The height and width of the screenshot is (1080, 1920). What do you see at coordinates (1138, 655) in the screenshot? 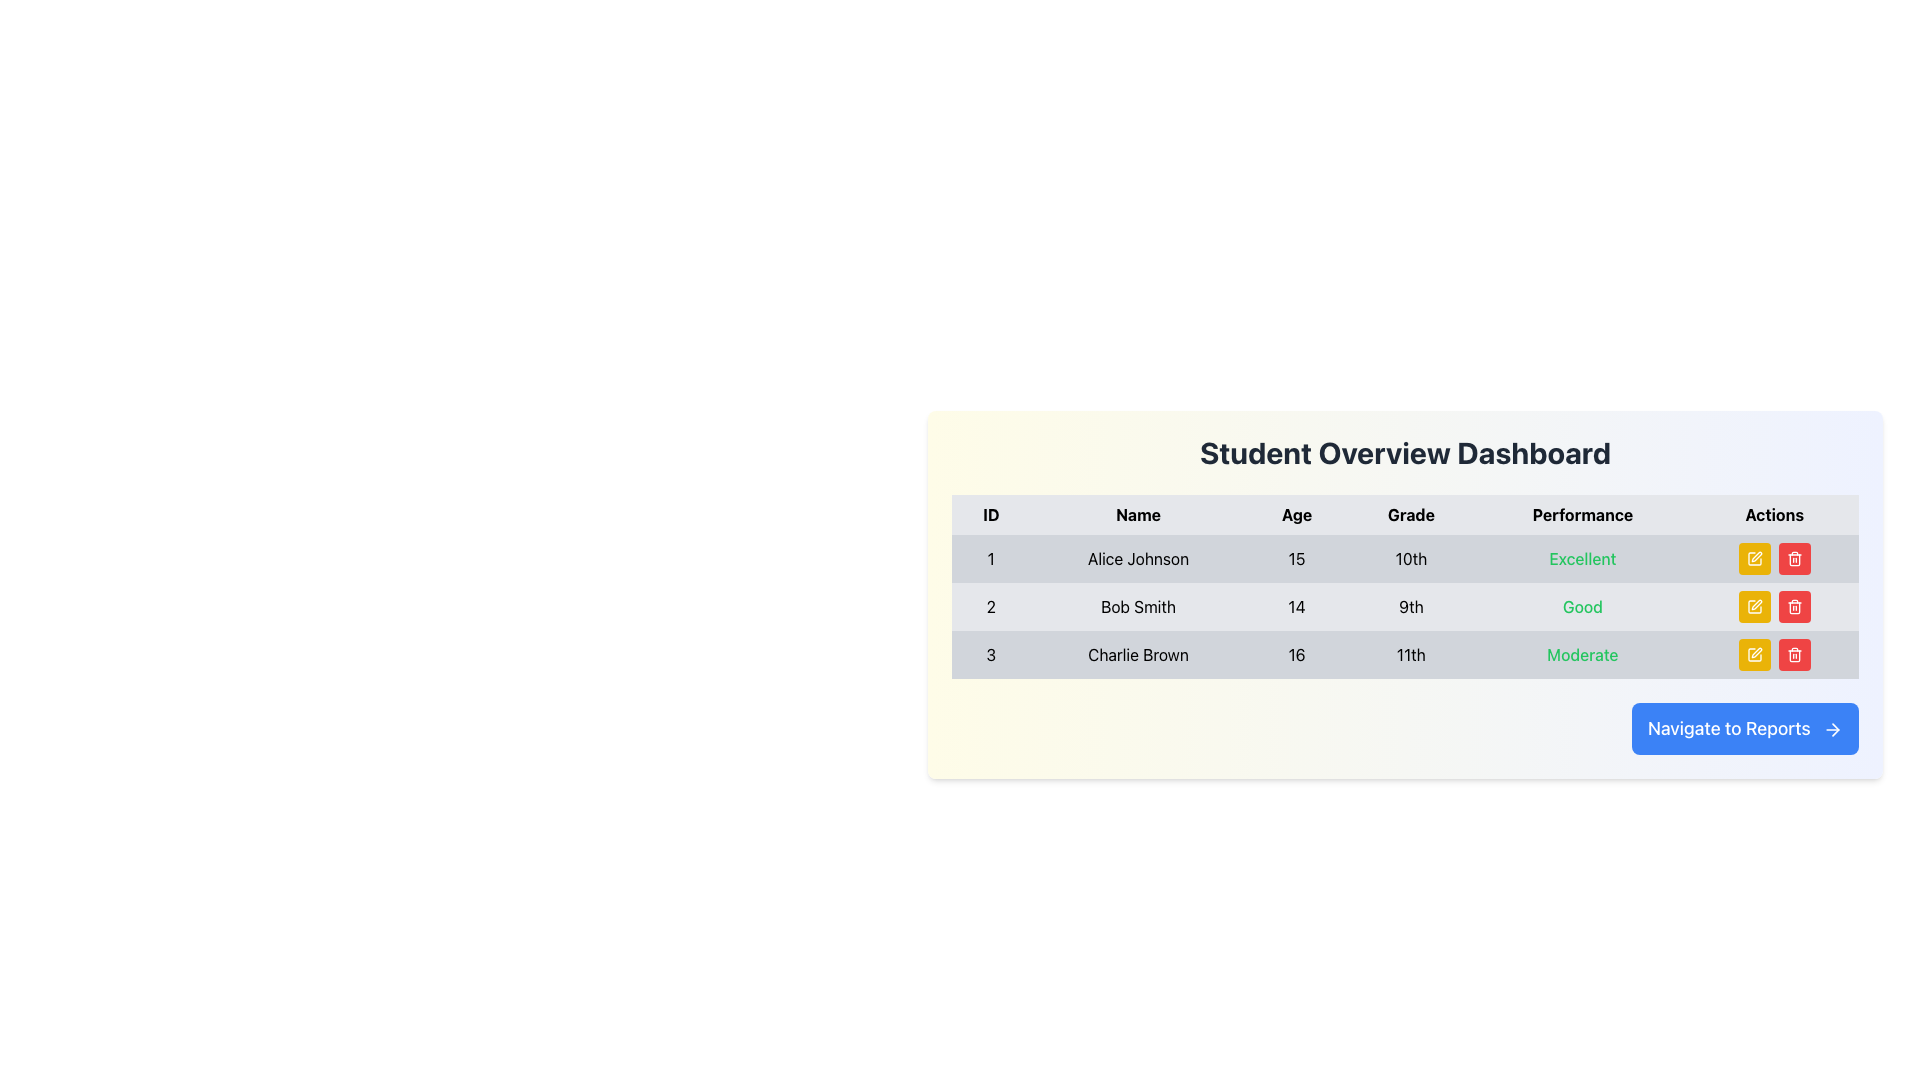
I see `the text label element displaying 'Charlie Brown' in the 'Student Overview Dashboard' table, located under the 'Name' column for student ID '3'` at bounding box center [1138, 655].